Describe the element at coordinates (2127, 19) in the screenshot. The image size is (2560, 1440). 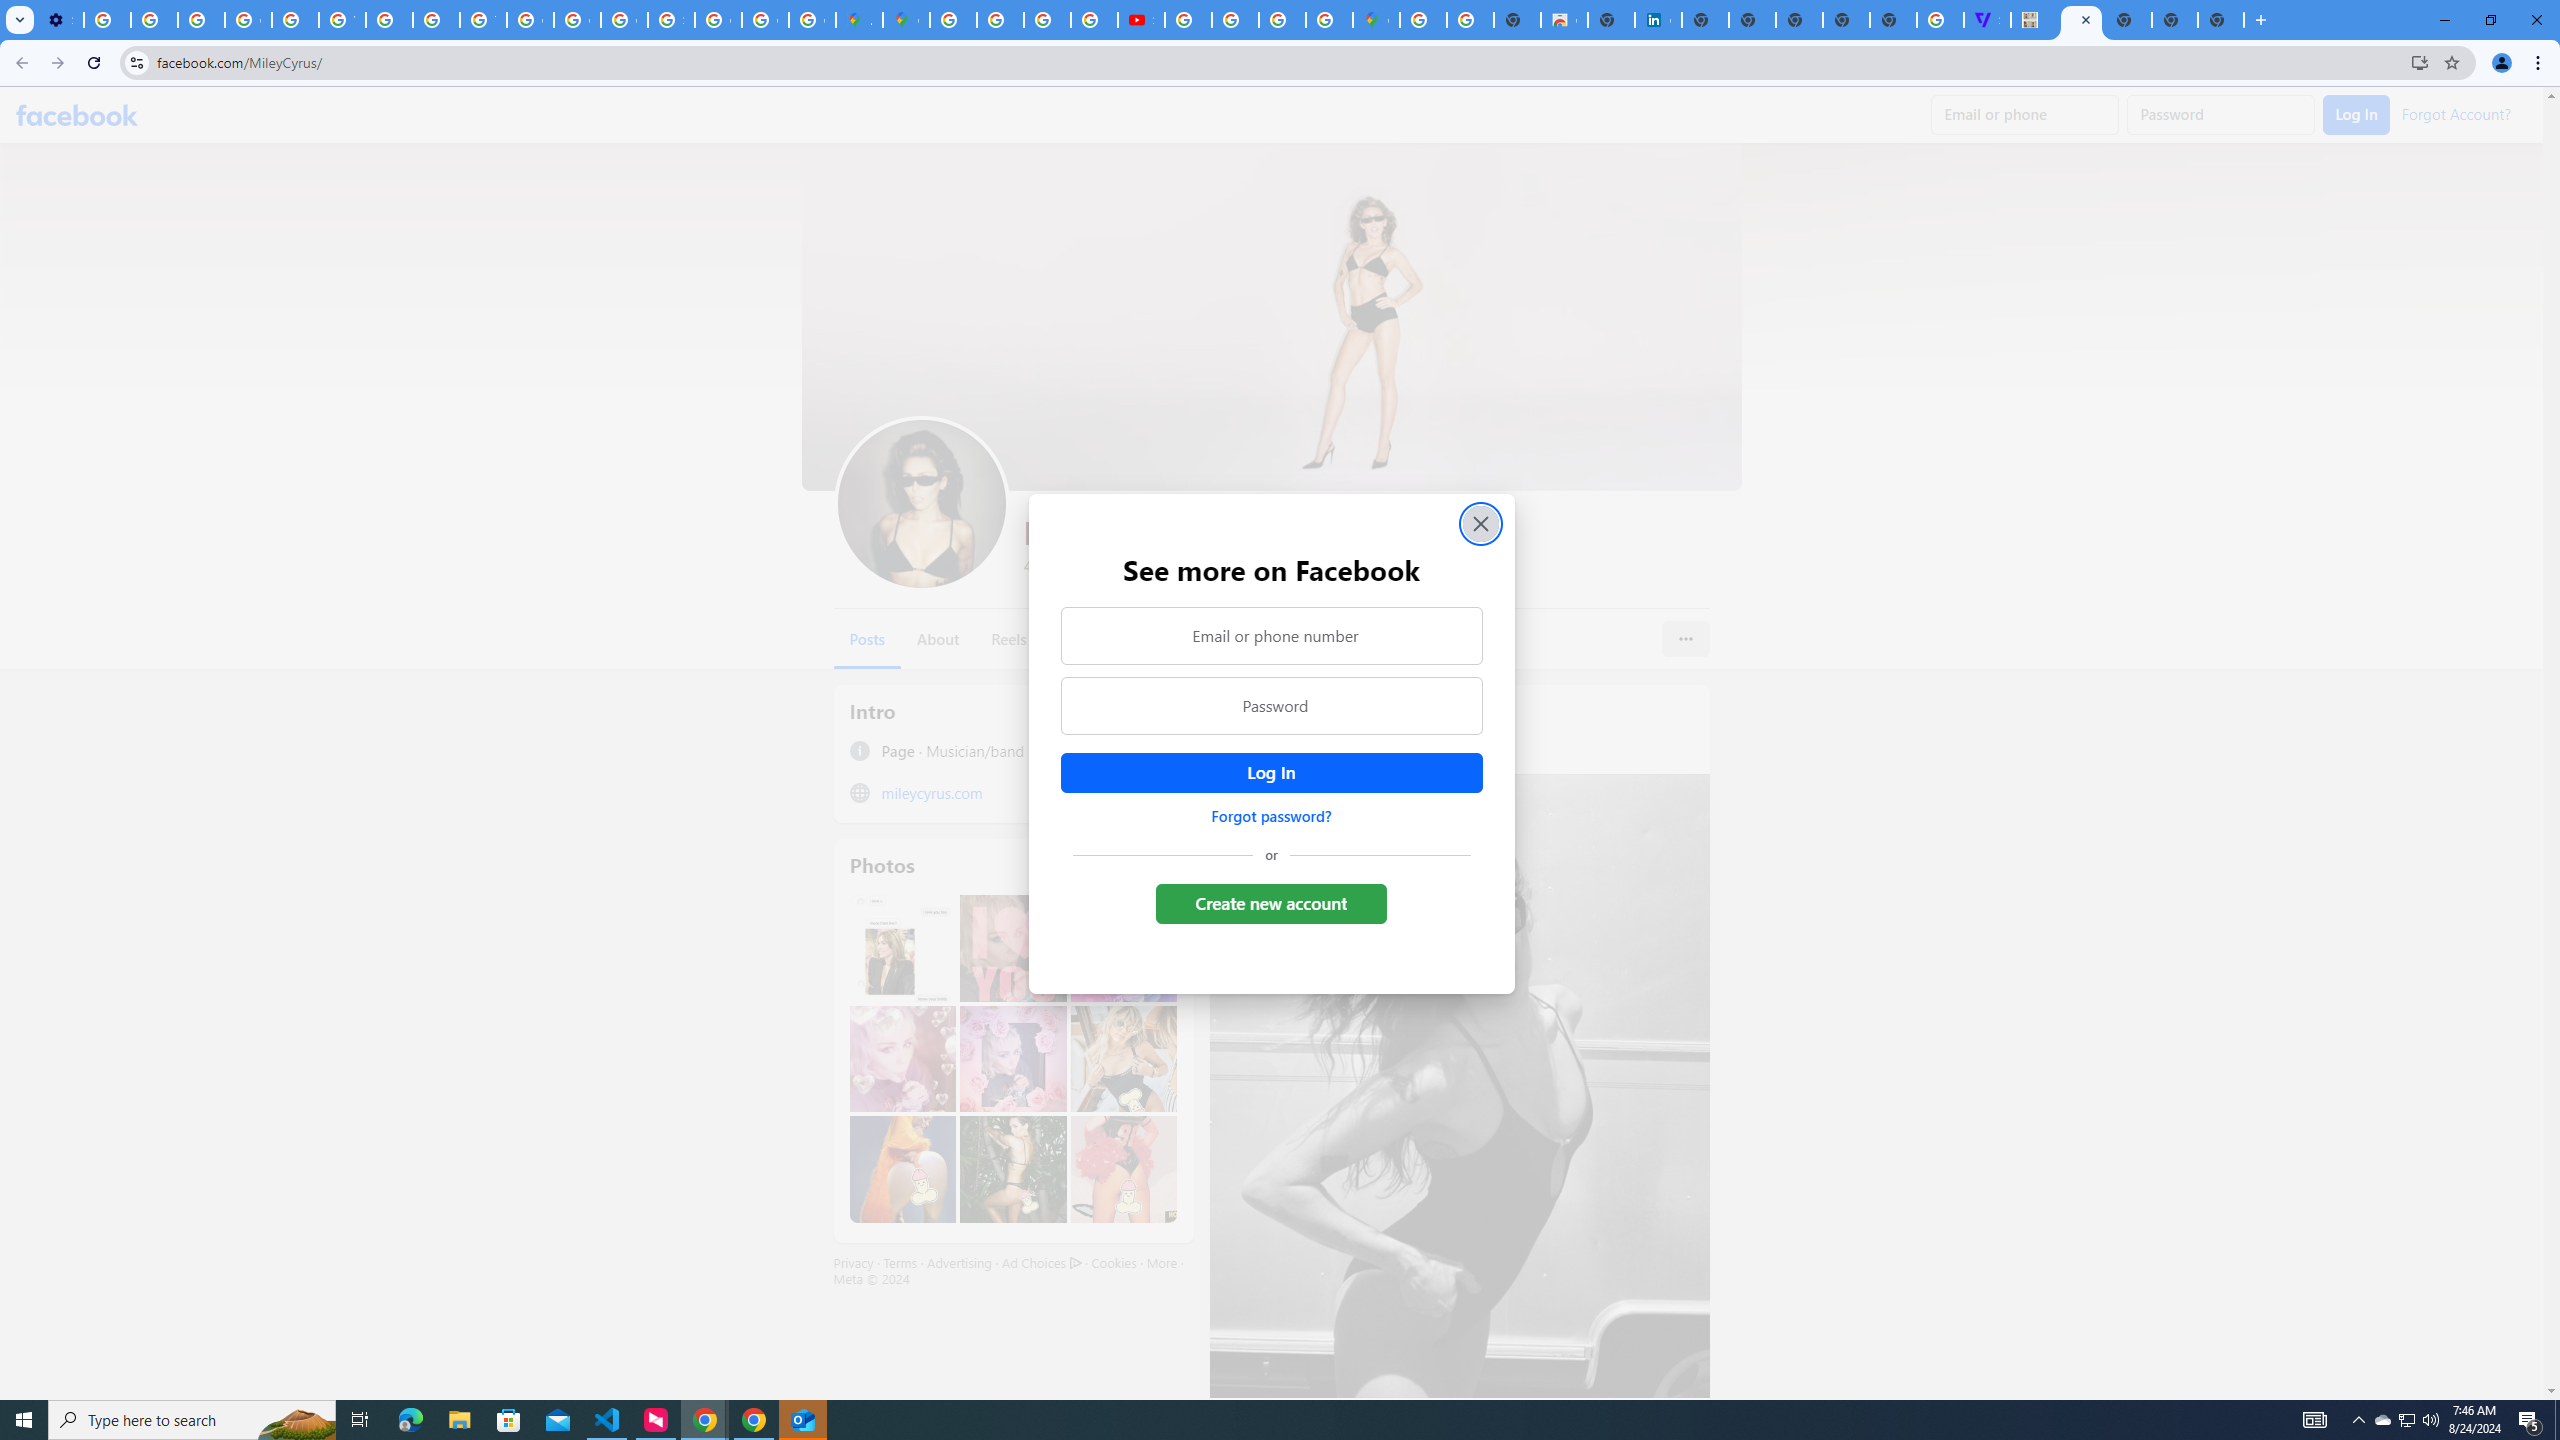
I see `'New Tab'` at that location.